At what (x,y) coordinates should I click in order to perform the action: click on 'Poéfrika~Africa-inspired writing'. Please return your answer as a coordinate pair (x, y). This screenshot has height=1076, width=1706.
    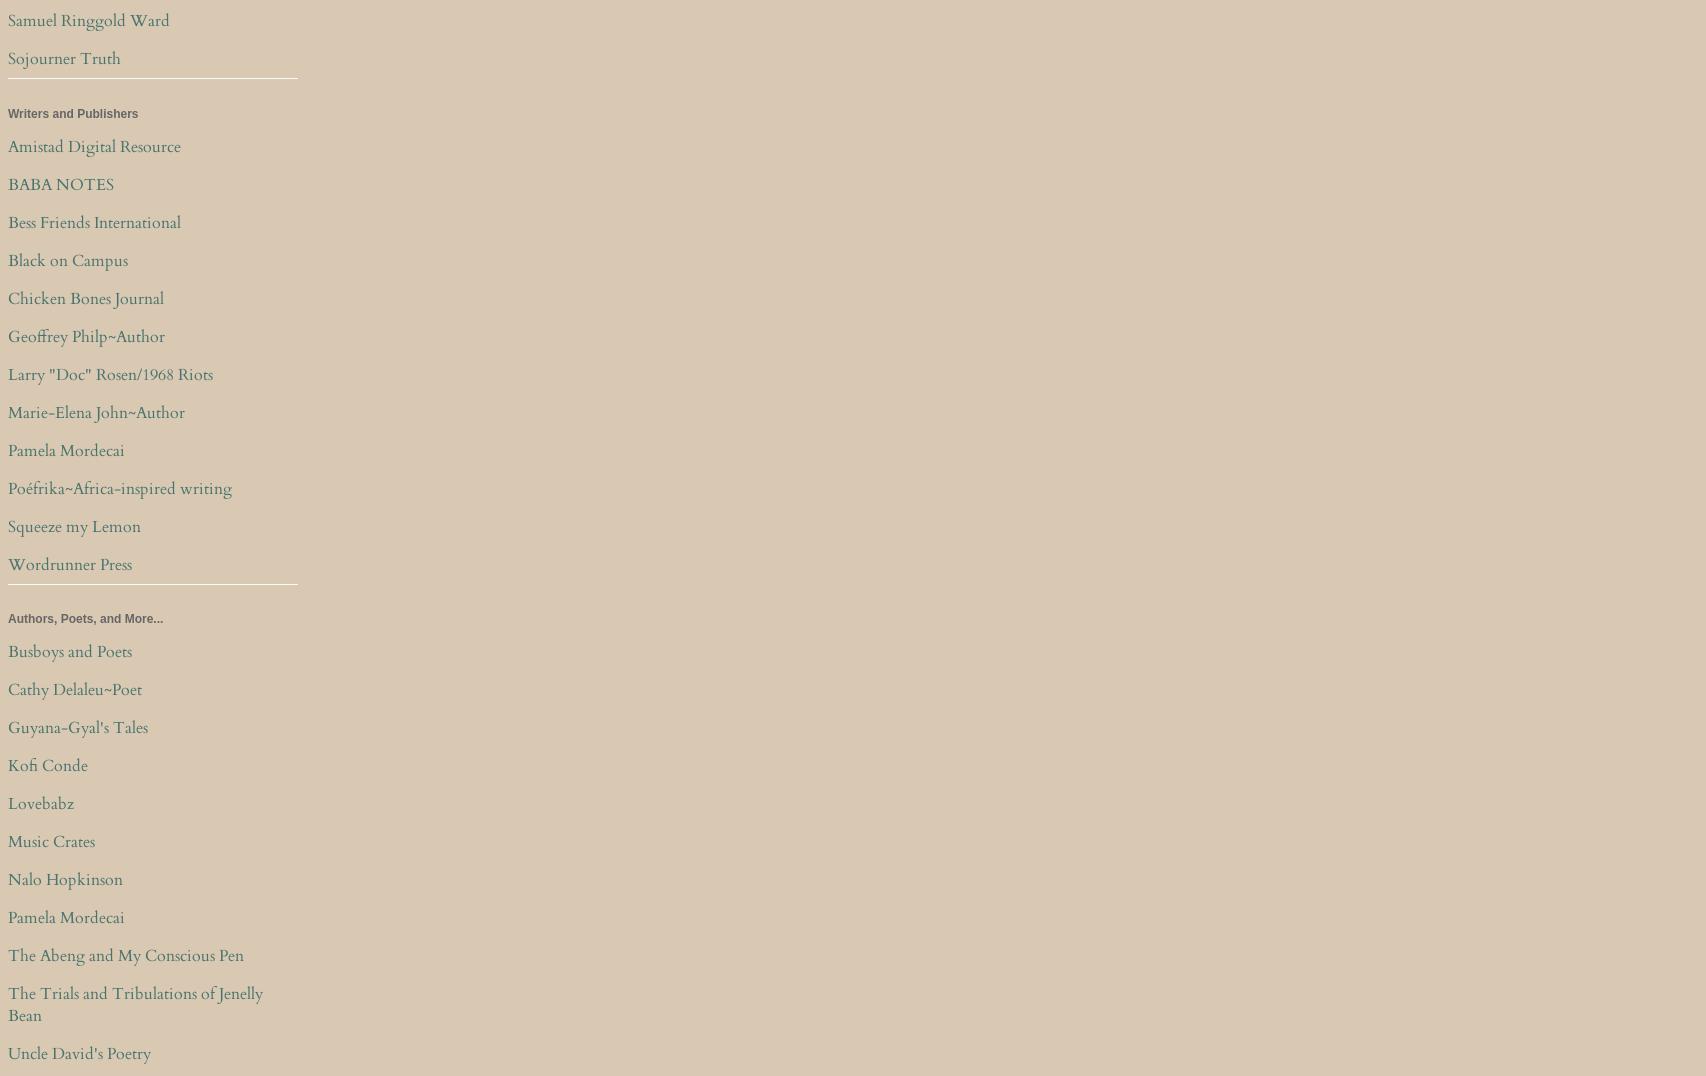
    Looking at the image, I should click on (119, 486).